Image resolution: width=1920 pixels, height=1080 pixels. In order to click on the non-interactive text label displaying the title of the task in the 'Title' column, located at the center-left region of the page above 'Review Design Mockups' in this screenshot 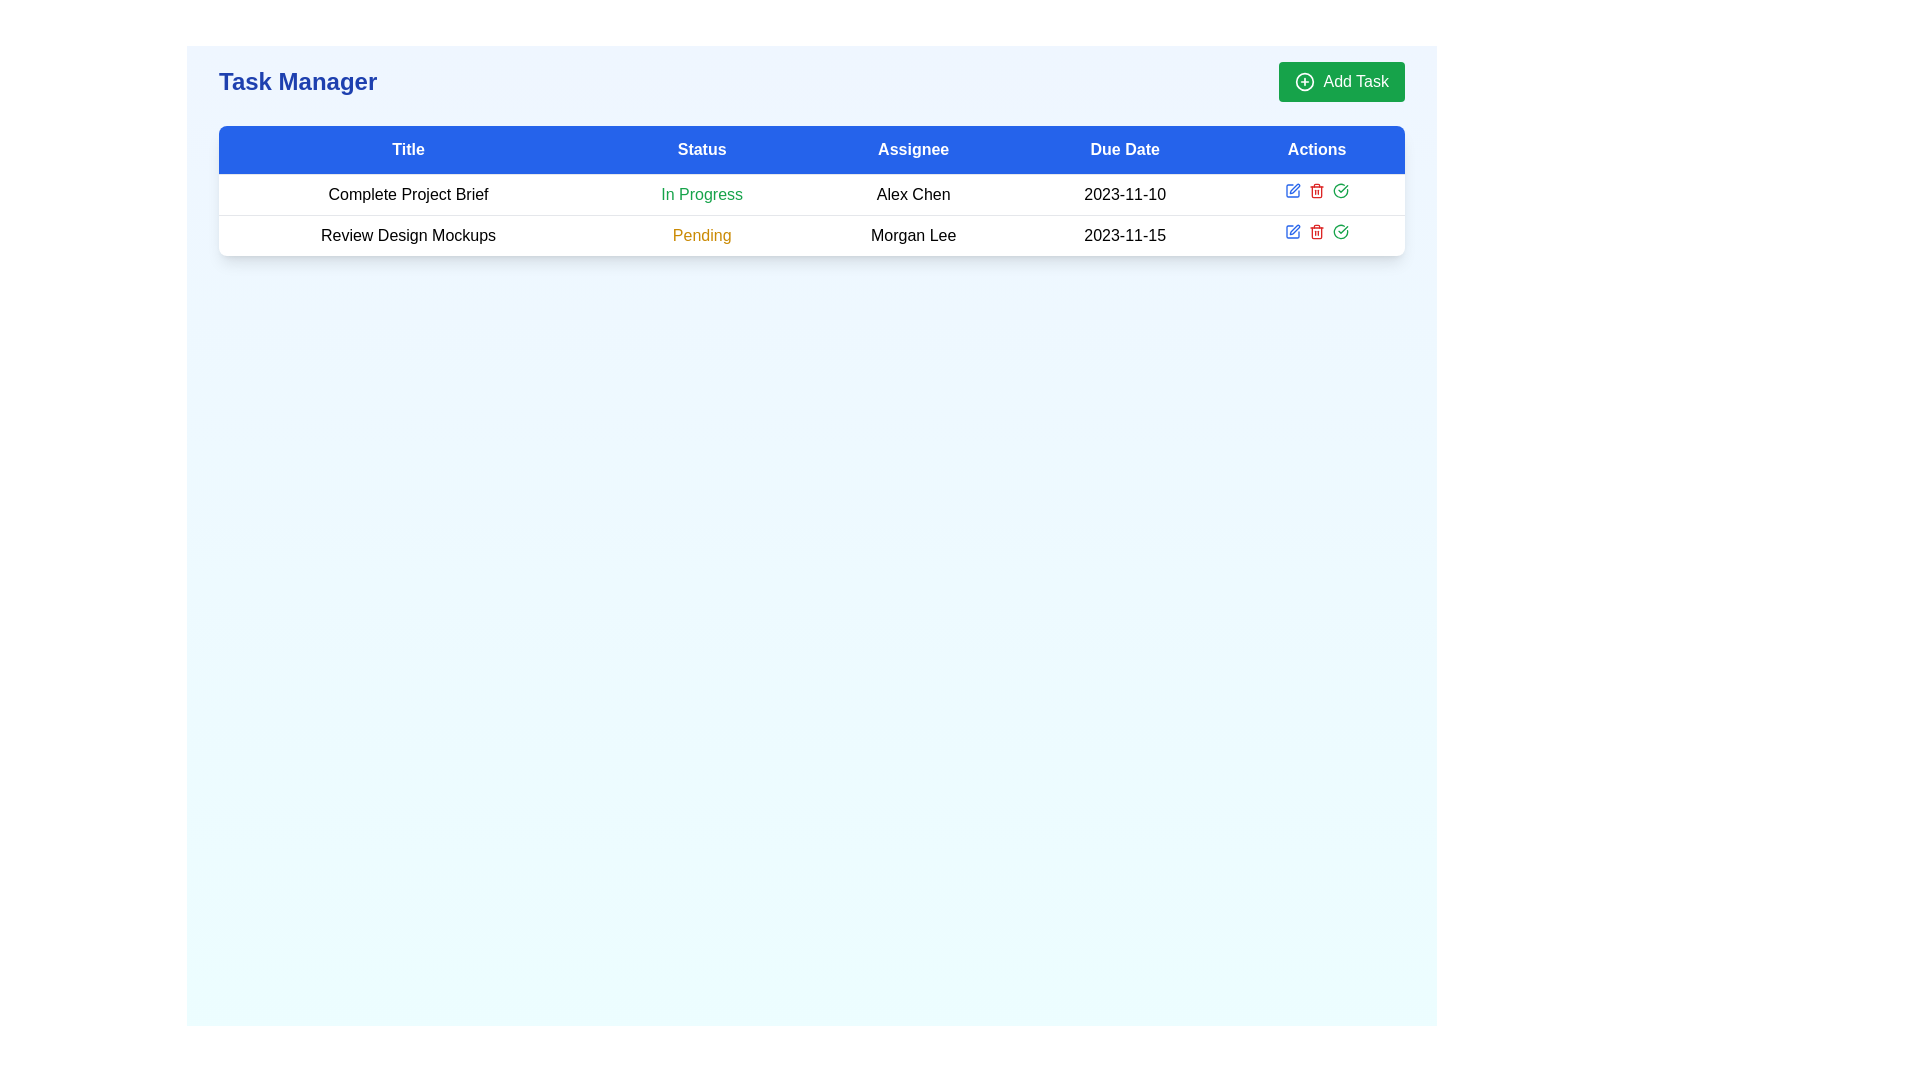, I will do `click(407, 195)`.